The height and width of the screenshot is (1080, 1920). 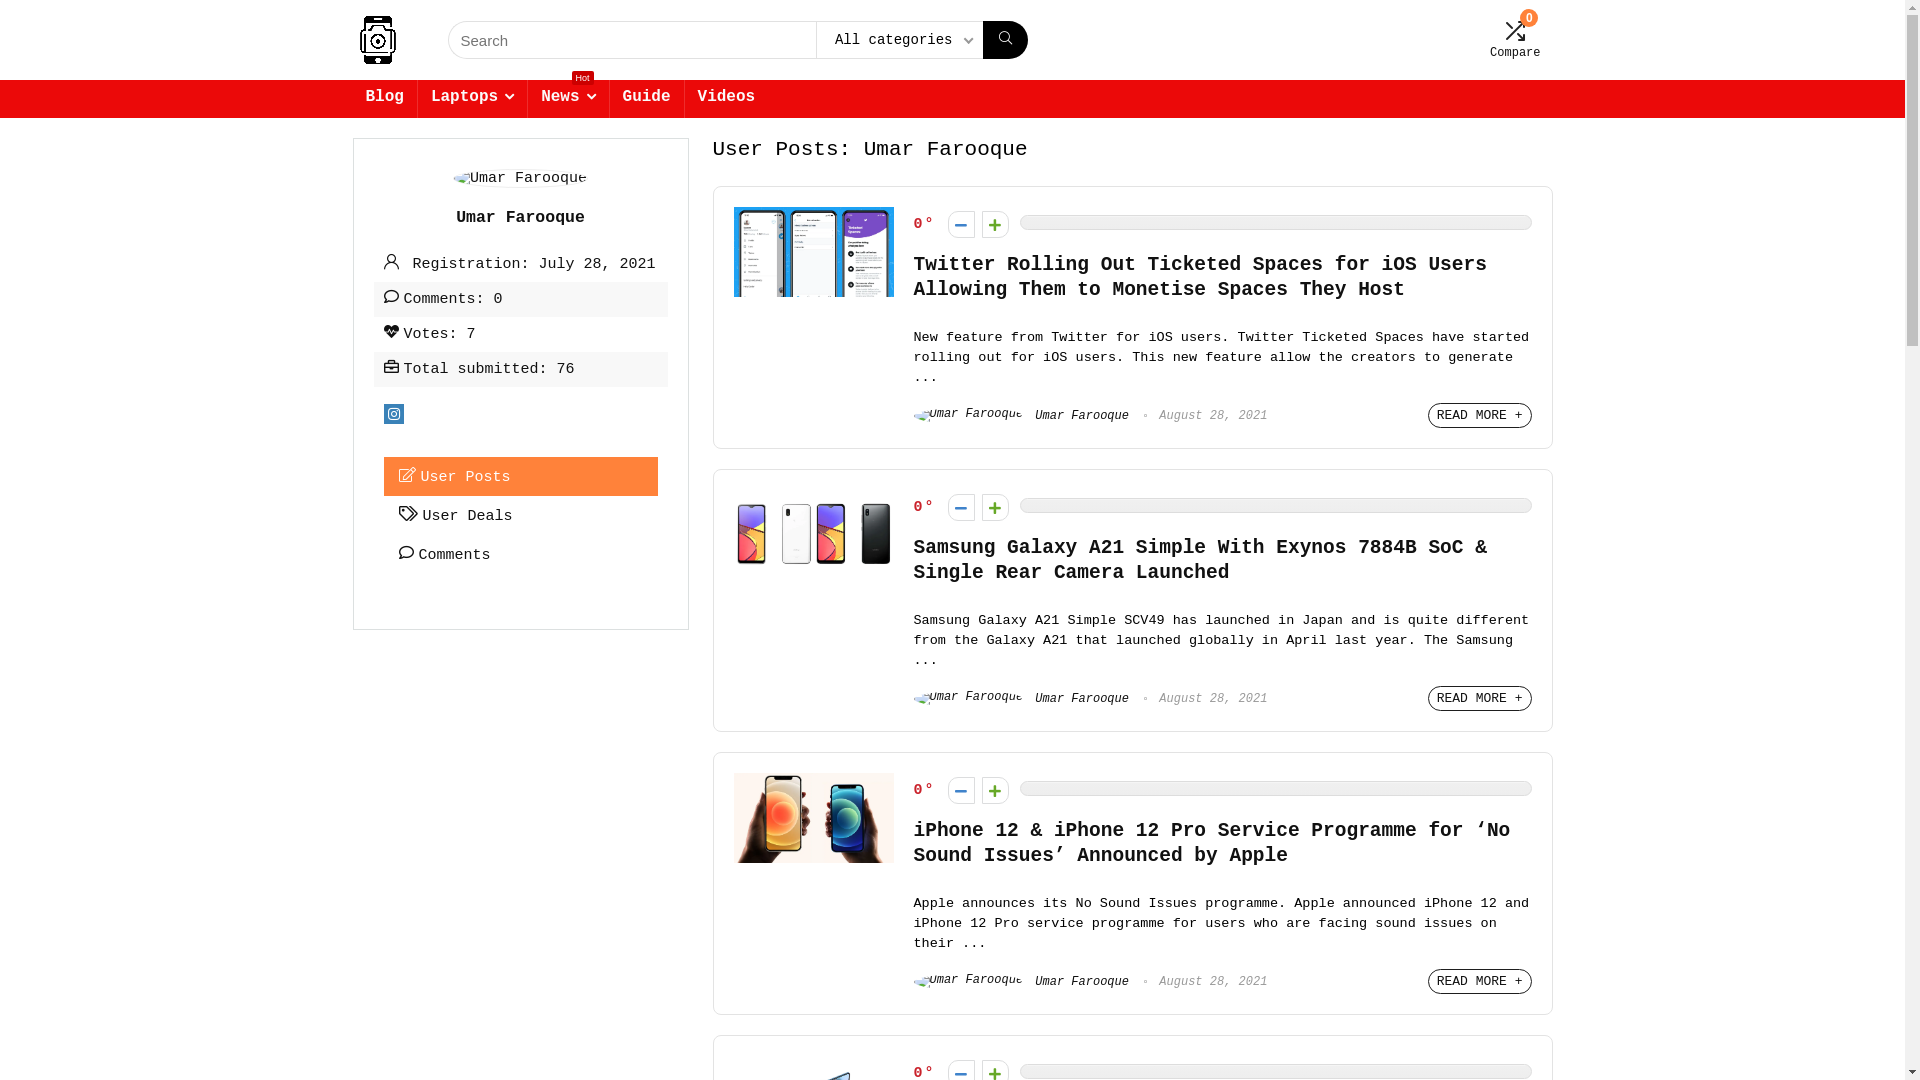 What do you see at coordinates (351, 99) in the screenshot?
I see `'Blog'` at bounding box center [351, 99].